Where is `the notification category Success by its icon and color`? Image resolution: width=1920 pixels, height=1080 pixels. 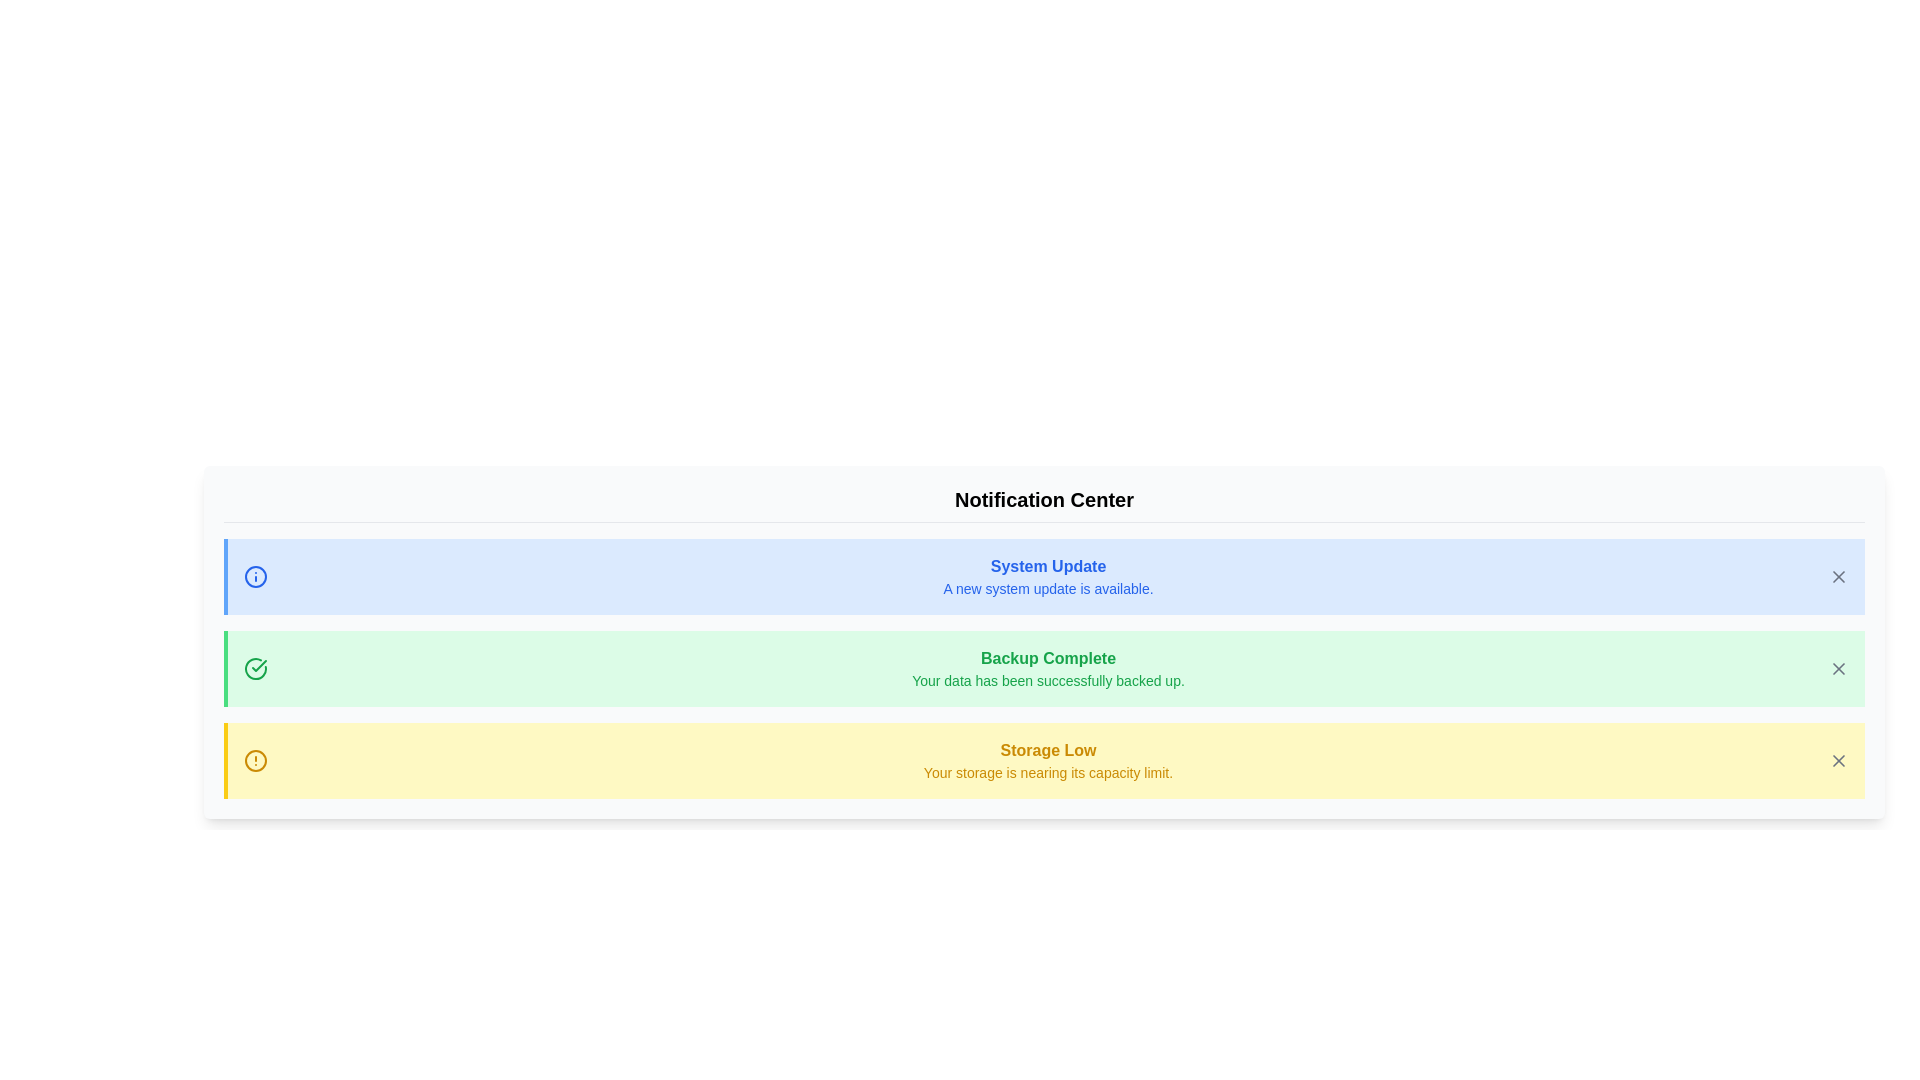 the notification category Success by its icon and color is located at coordinates (254, 668).